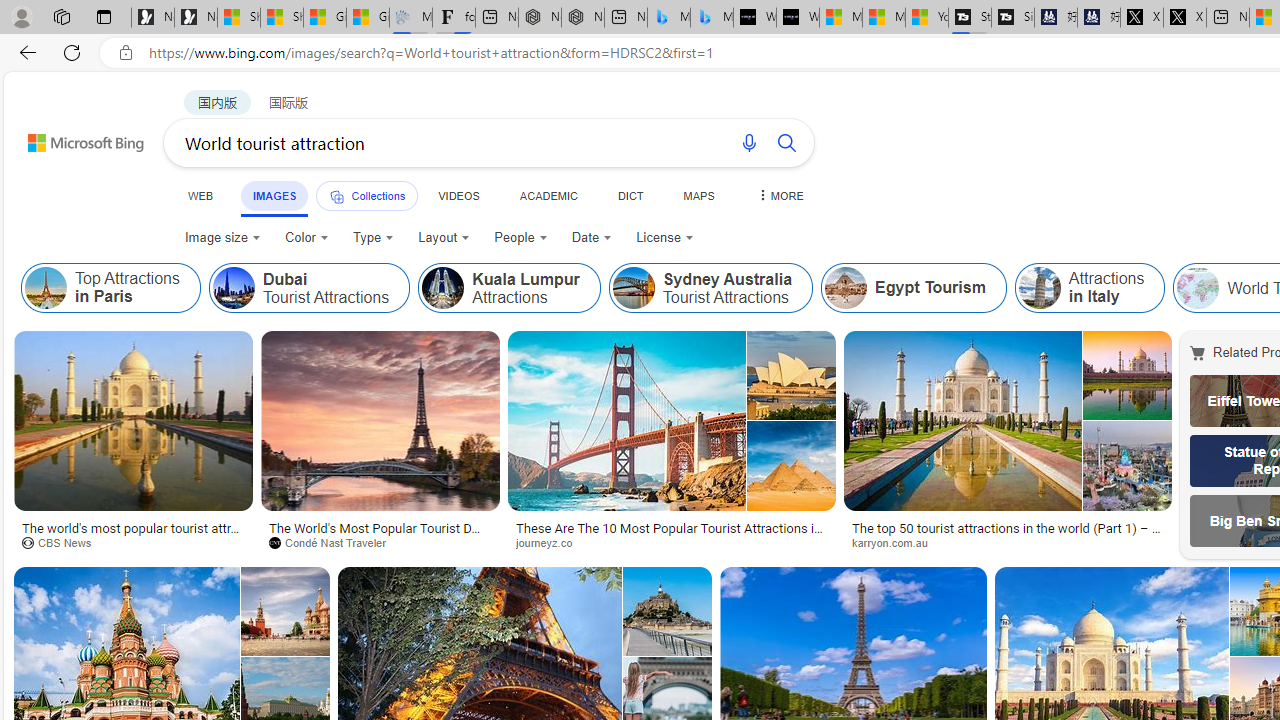 This screenshot has width=1280, height=720. What do you see at coordinates (712, 17) in the screenshot?
I see `'Microsoft Bing Travel - Shangri-La Hotel Bangkok'` at bounding box center [712, 17].